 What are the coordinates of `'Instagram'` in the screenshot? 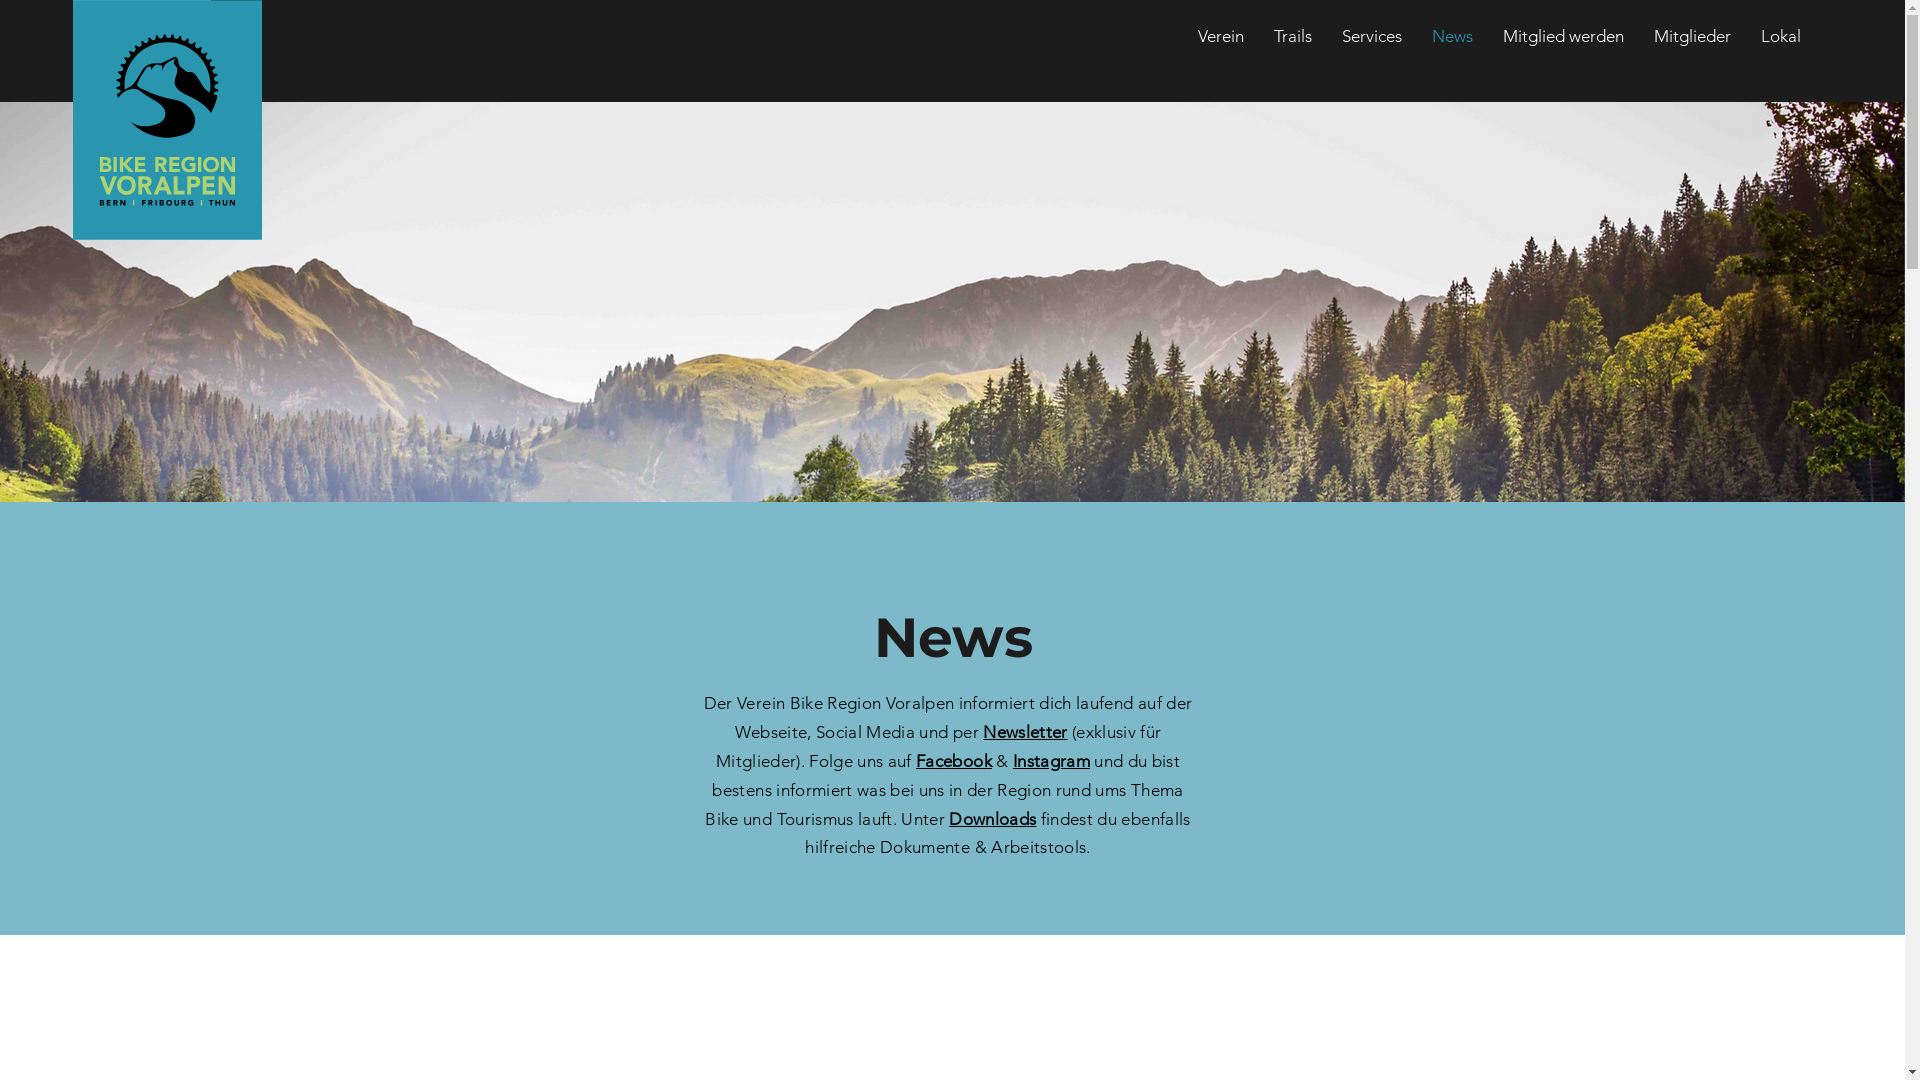 It's located at (1050, 760).